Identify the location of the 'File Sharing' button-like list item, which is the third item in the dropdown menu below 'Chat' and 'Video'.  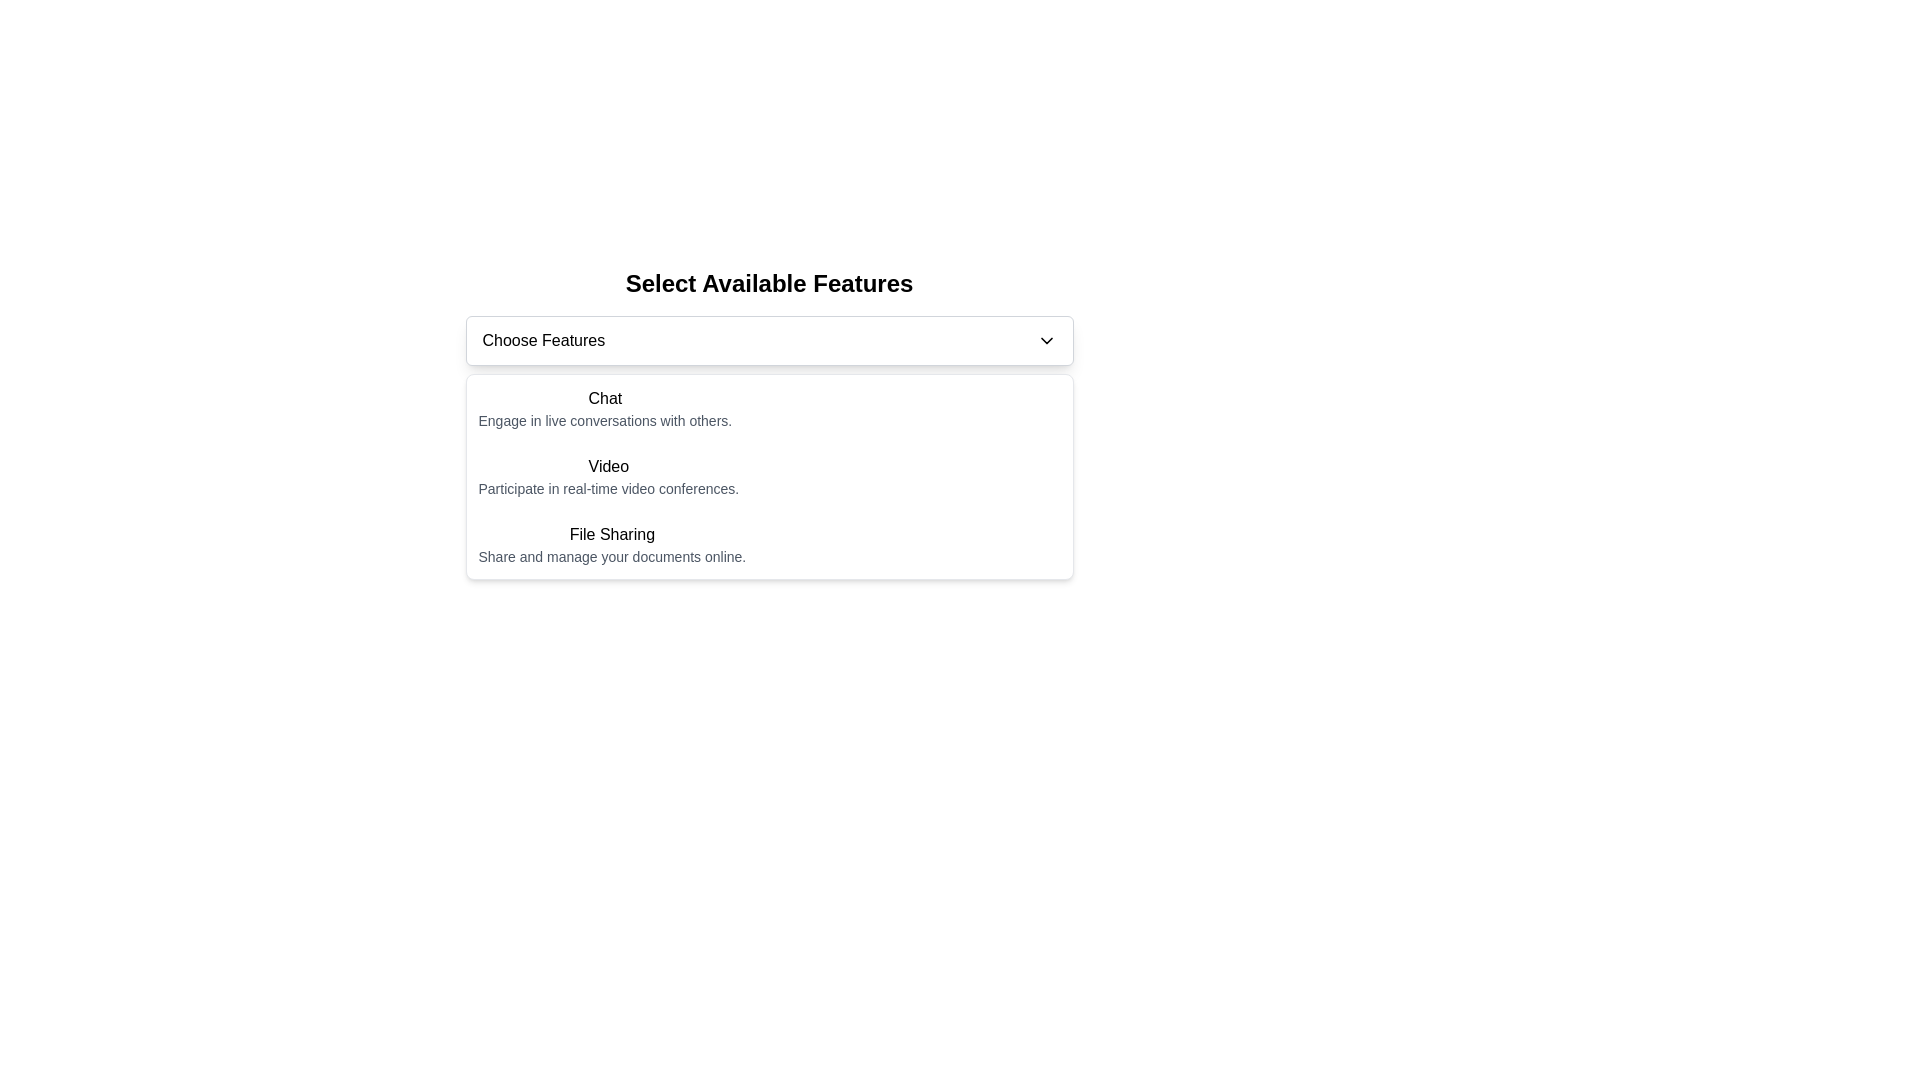
(768, 544).